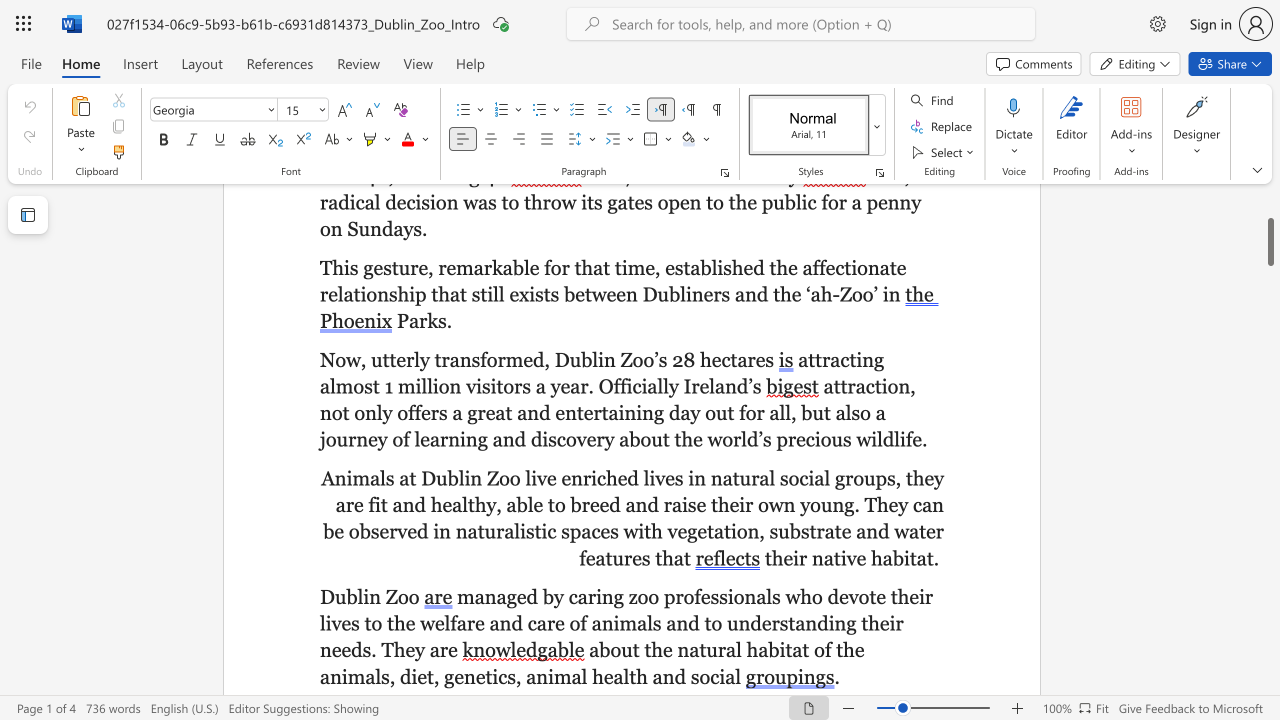 This screenshot has height=720, width=1280. I want to click on the subset text "ublin Zoo live enriched lives in natural social groups, they are fit and healthy, able to" within the text "Animals at Dublin Zoo live enriched lives in natural social groups, they are fit and healthy, able to breed and raise their own young. They can be", so click(435, 478).